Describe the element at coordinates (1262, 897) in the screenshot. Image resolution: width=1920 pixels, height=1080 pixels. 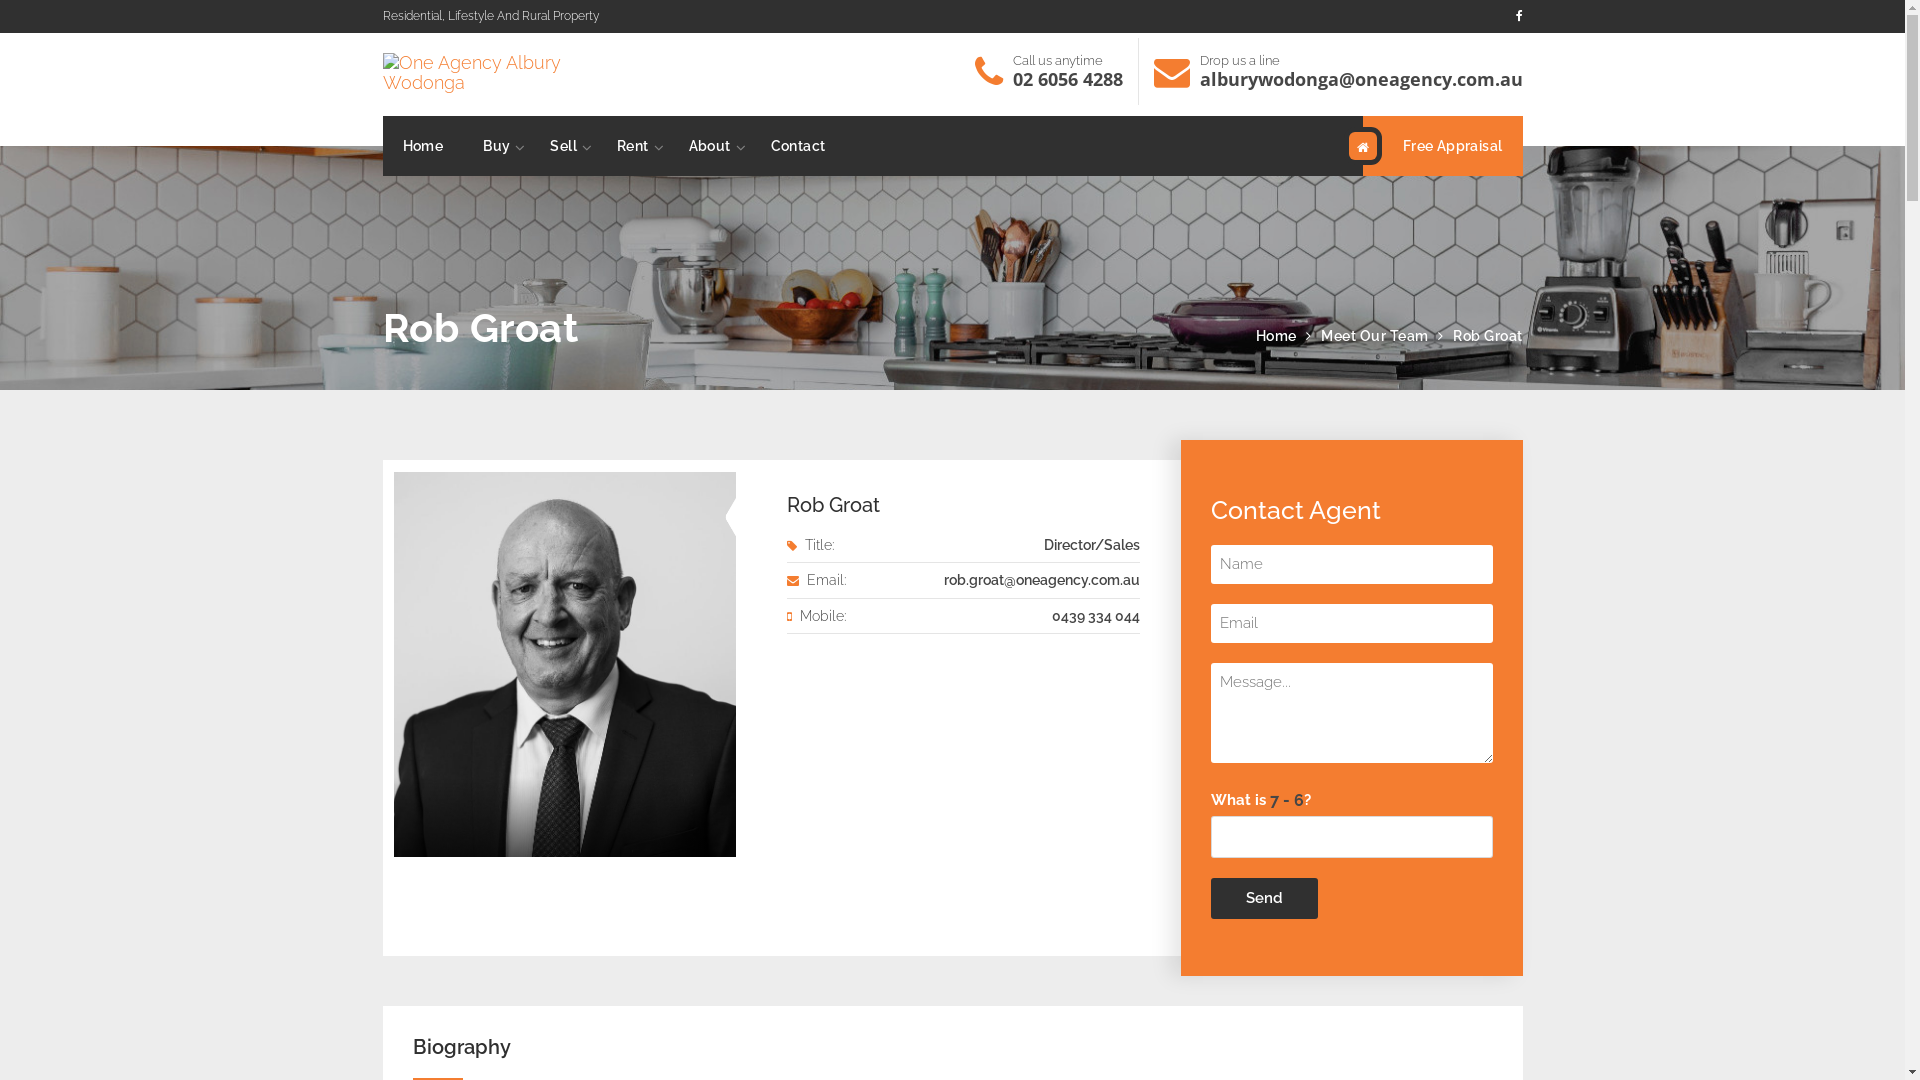
I see `'Send'` at that location.